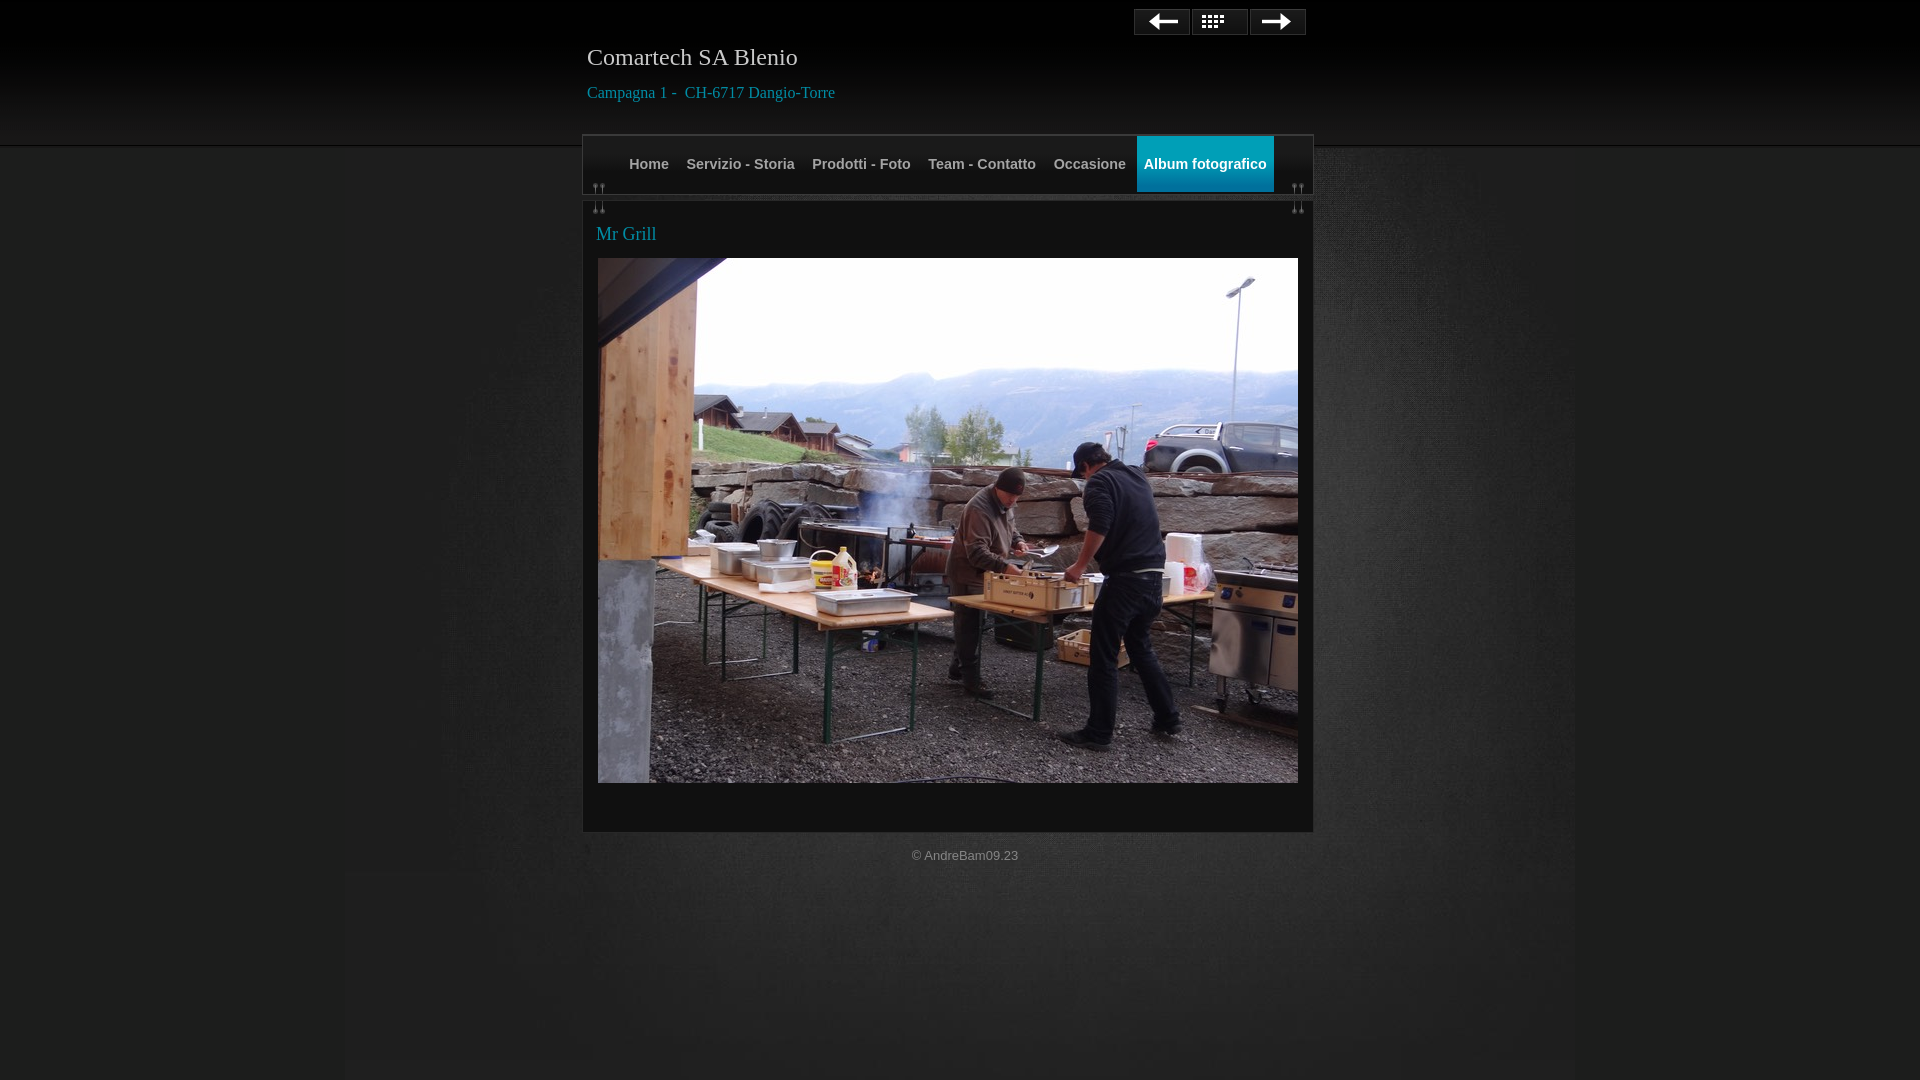 The image size is (1920, 1080). What do you see at coordinates (860, 163) in the screenshot?
I see `'Prodotti - Foto'` at bounding box center [860, 163].